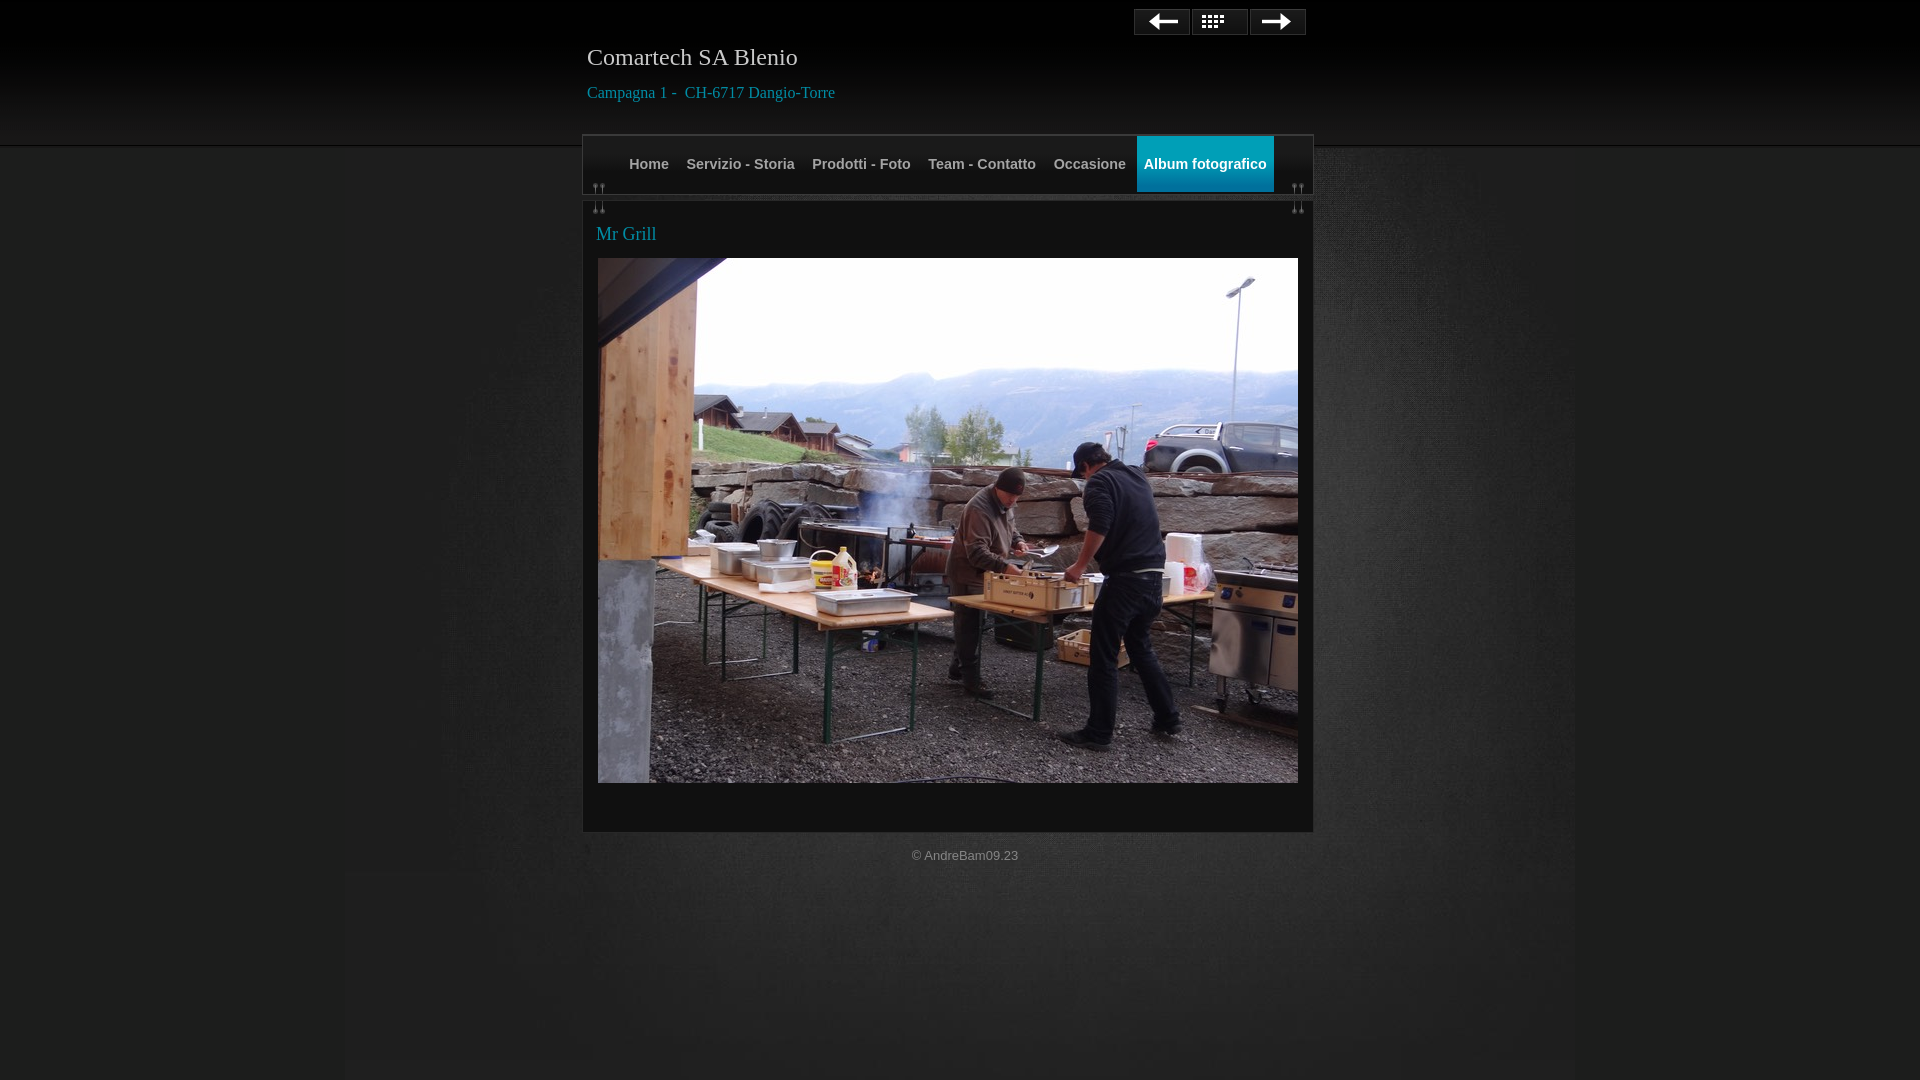 The image size is (1920, 1080). What do you see at coordinates (860, 163) in the screenshot?
I see `'Prodotti - Foto'` at bounding box center [860, 163].